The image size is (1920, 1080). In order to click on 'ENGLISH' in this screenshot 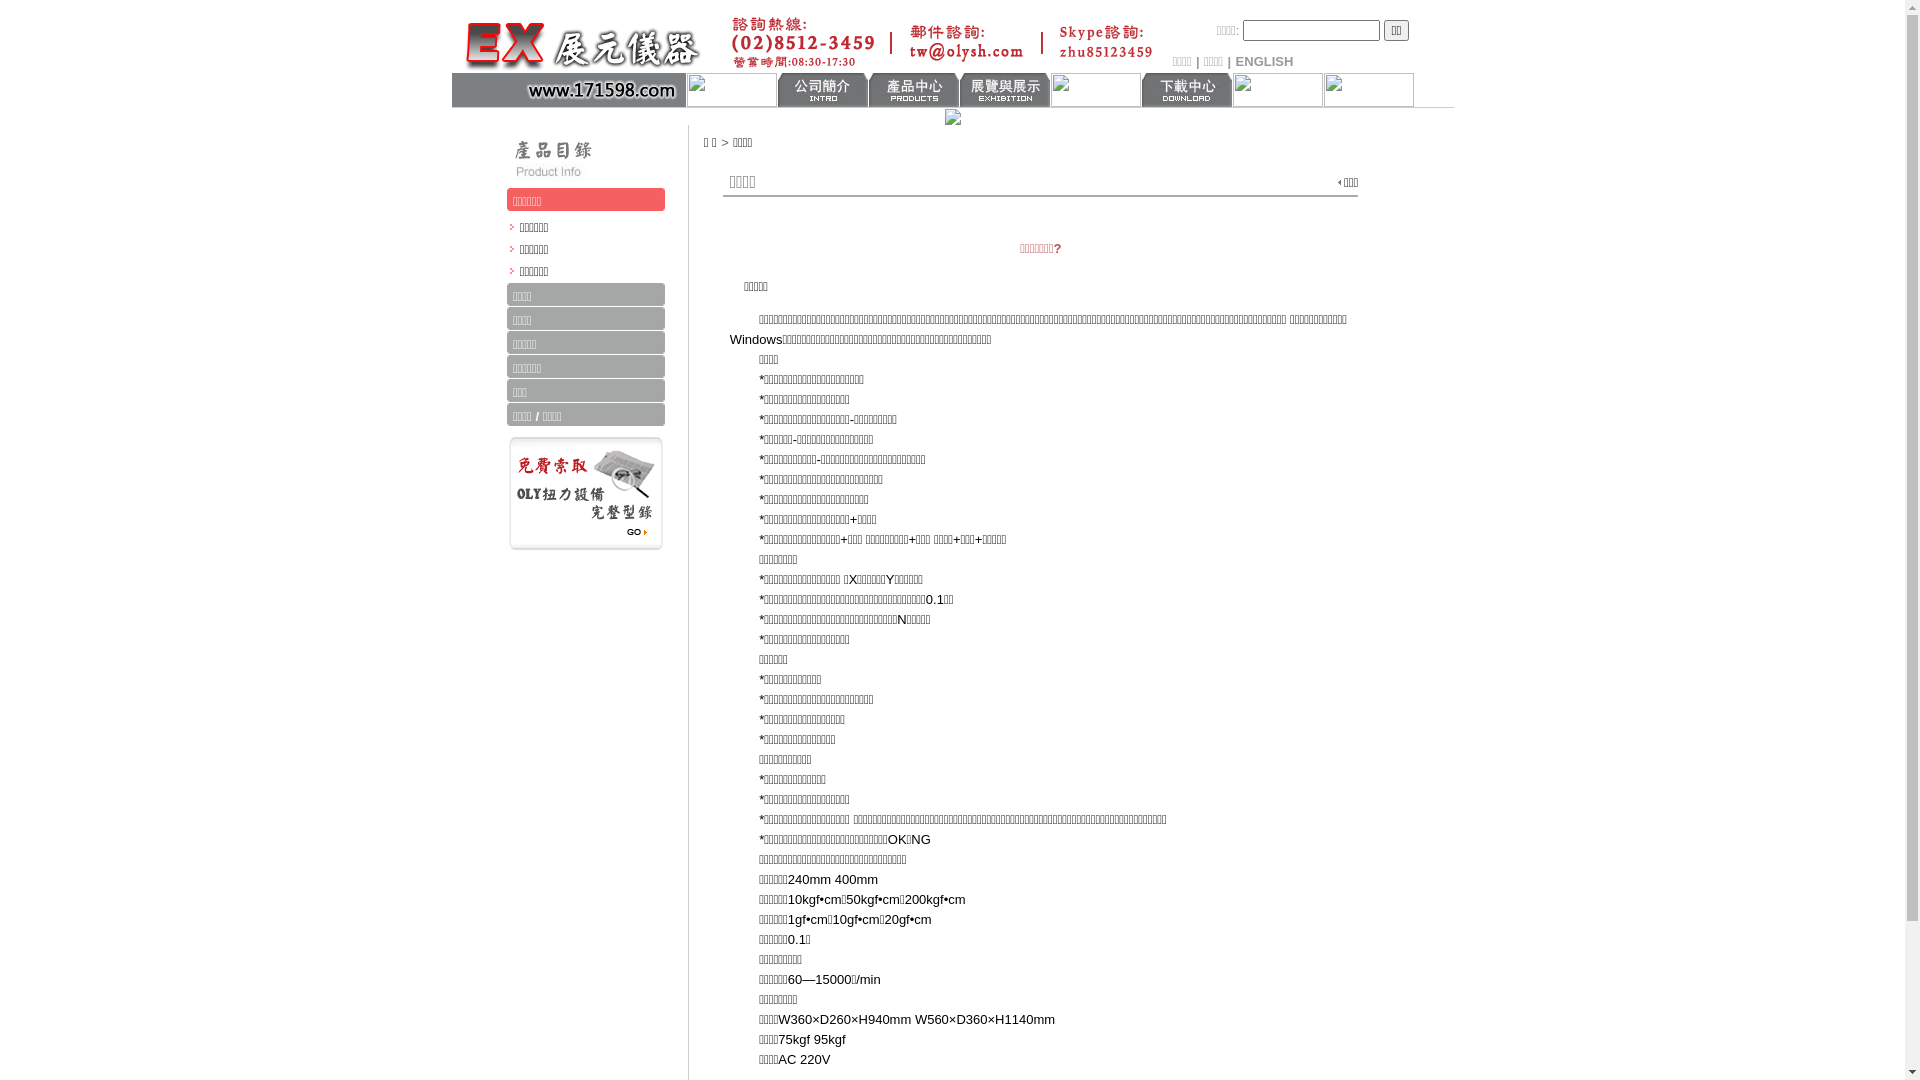, I will do `click(1235, 60)`.